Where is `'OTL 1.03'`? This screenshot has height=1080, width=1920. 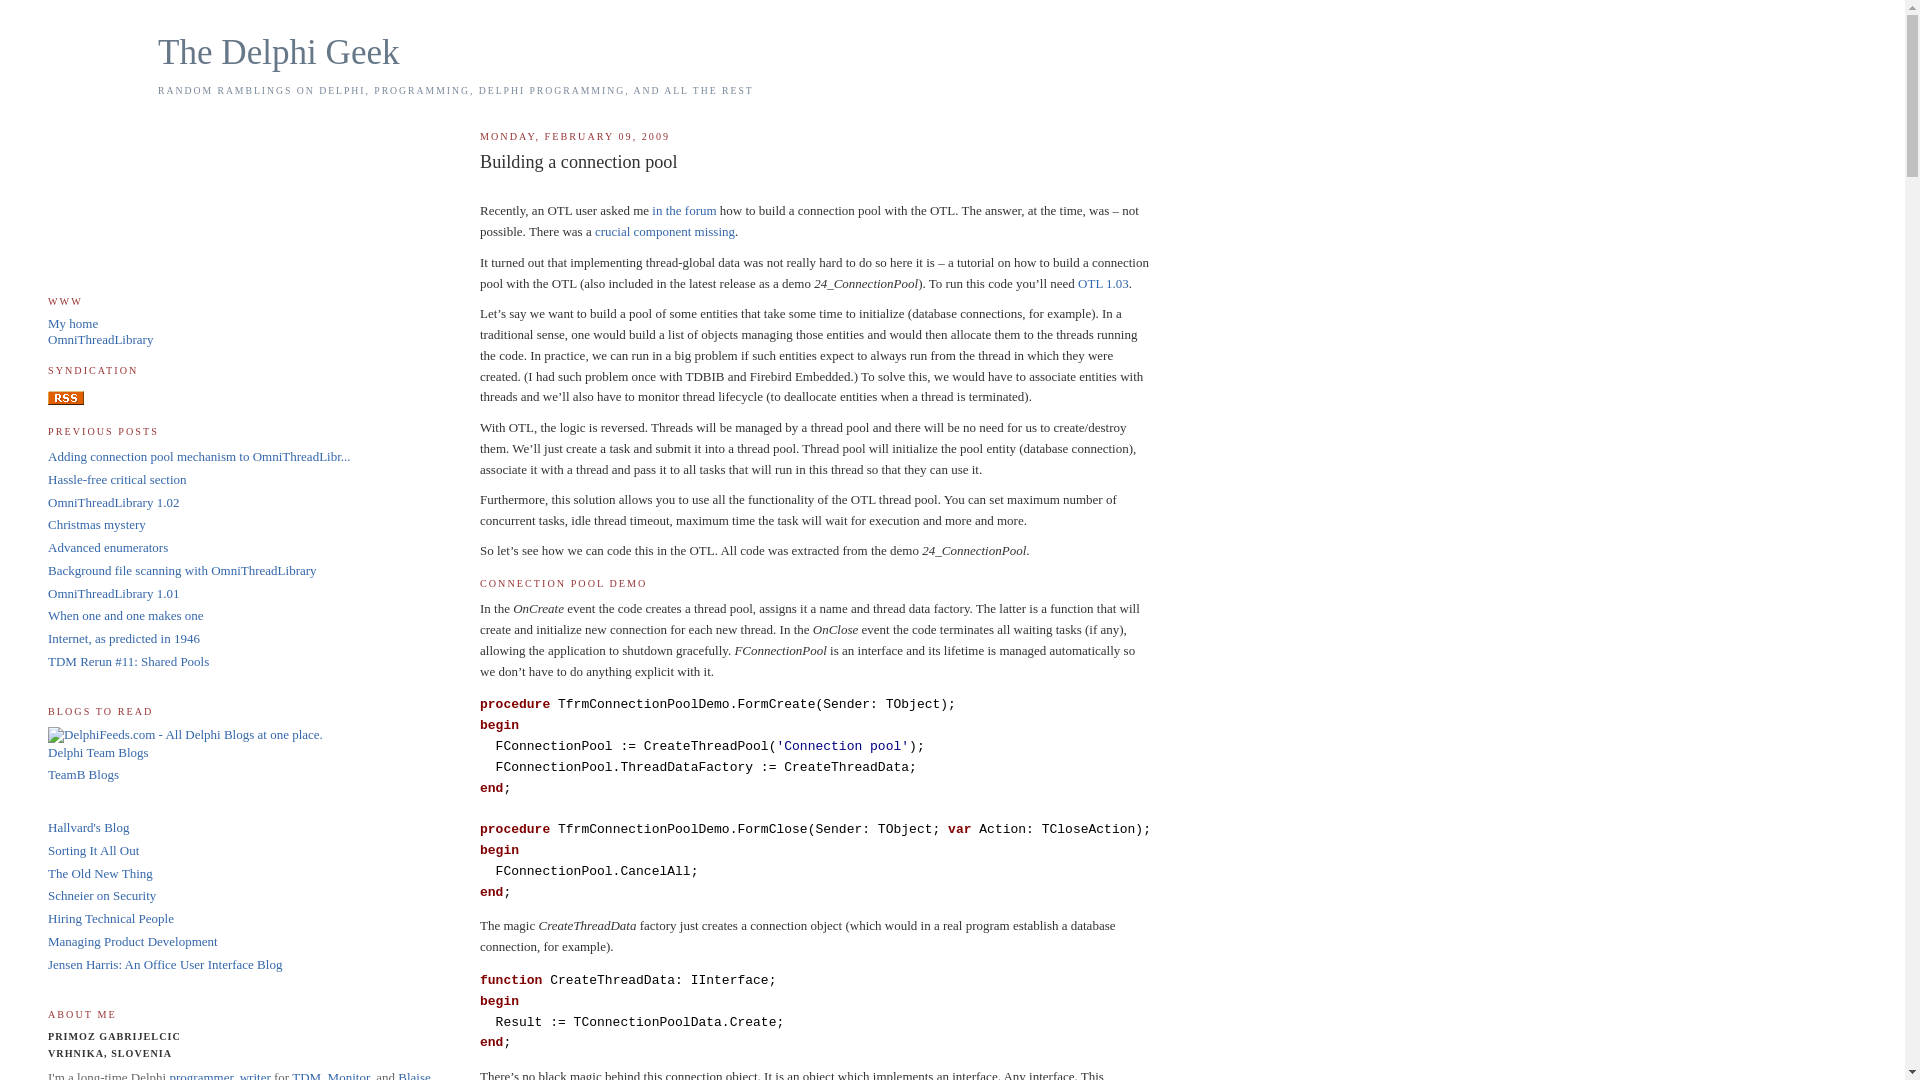
'OTL 1.03' is located at coordinates (1102, 283).